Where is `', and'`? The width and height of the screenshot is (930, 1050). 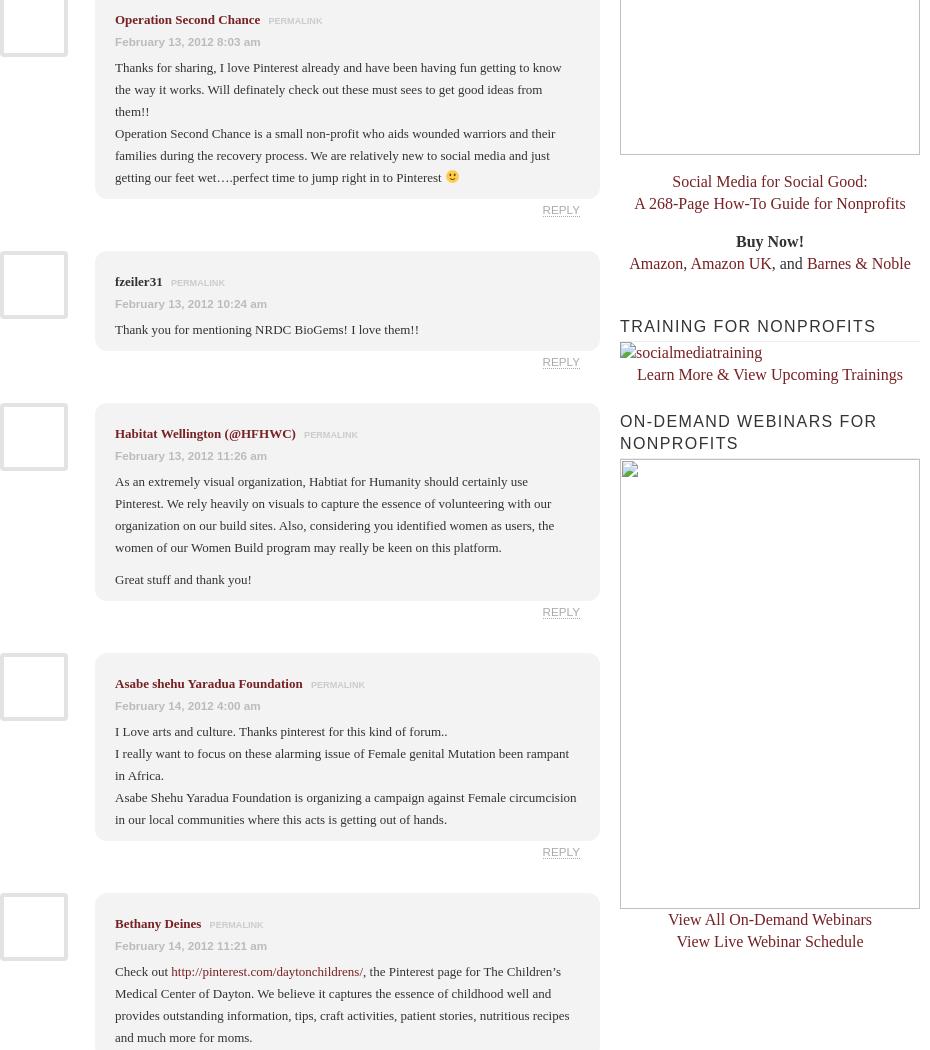
', and' is located at coordinates (787, 262).